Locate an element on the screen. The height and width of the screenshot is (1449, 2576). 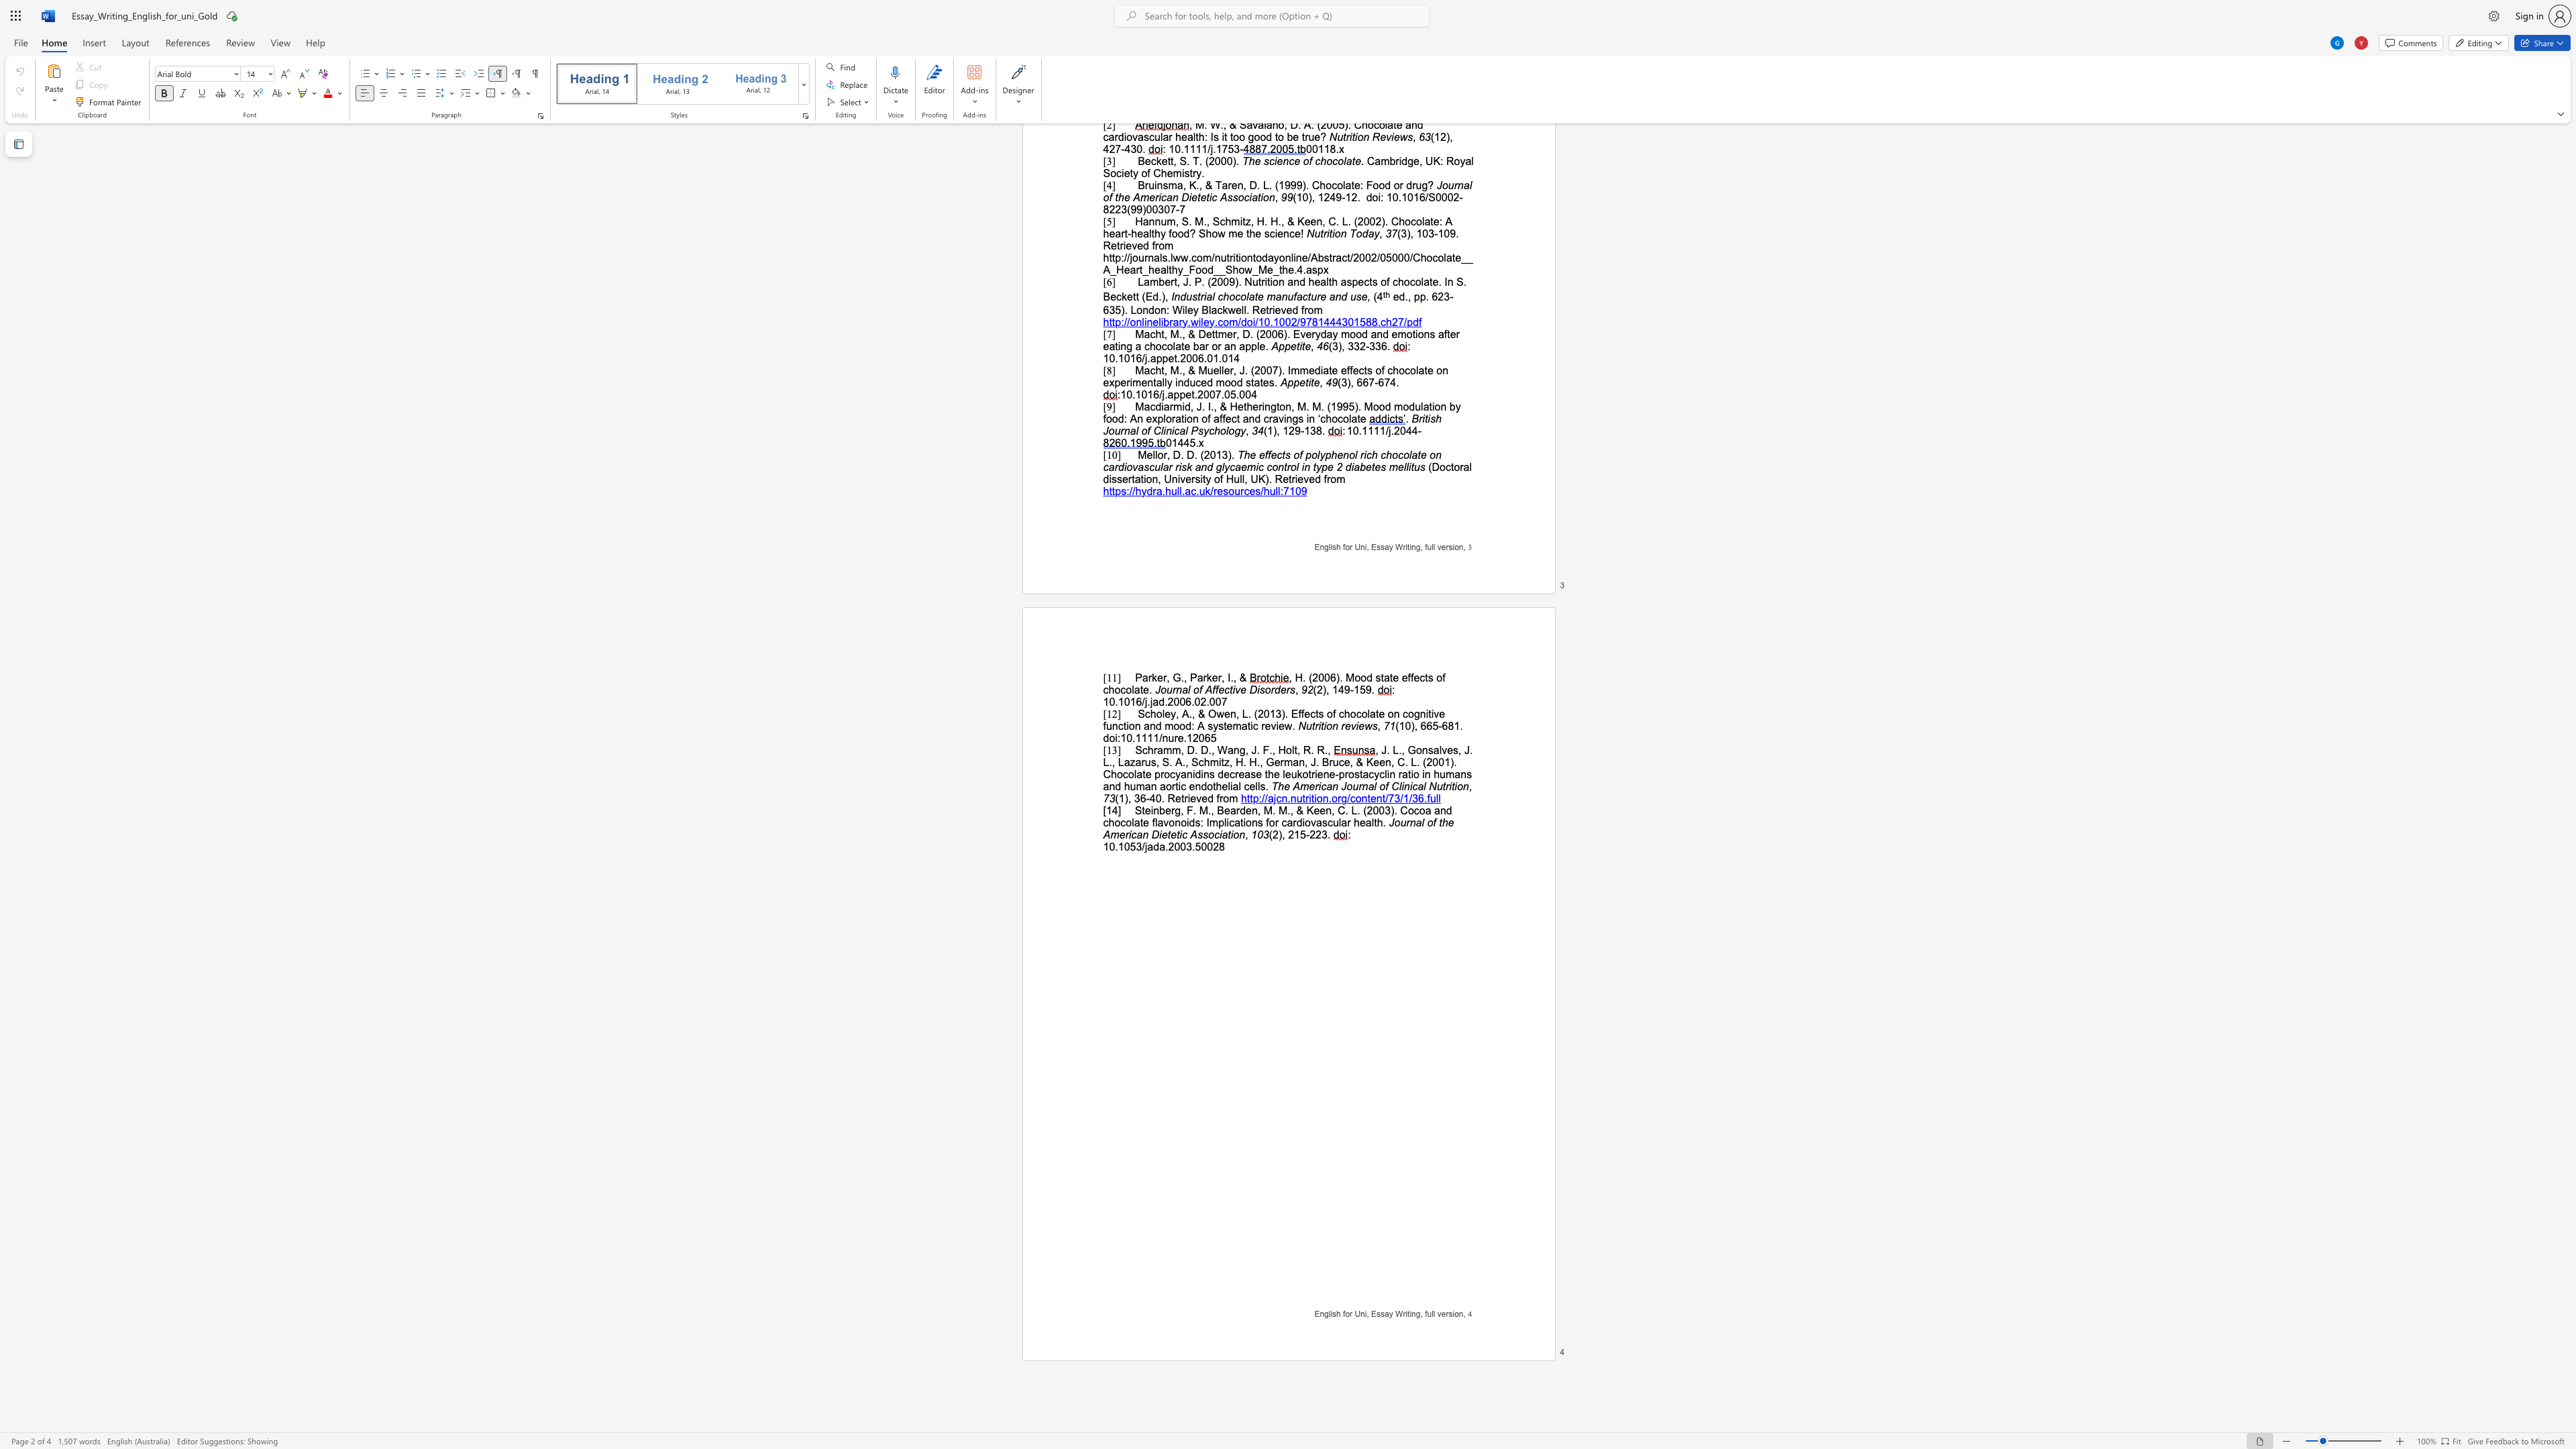
the subset text "Essay Writing, ful" within the text "English for Uni, Essay Writing, full version," is located at coordinates (1371, 1313).